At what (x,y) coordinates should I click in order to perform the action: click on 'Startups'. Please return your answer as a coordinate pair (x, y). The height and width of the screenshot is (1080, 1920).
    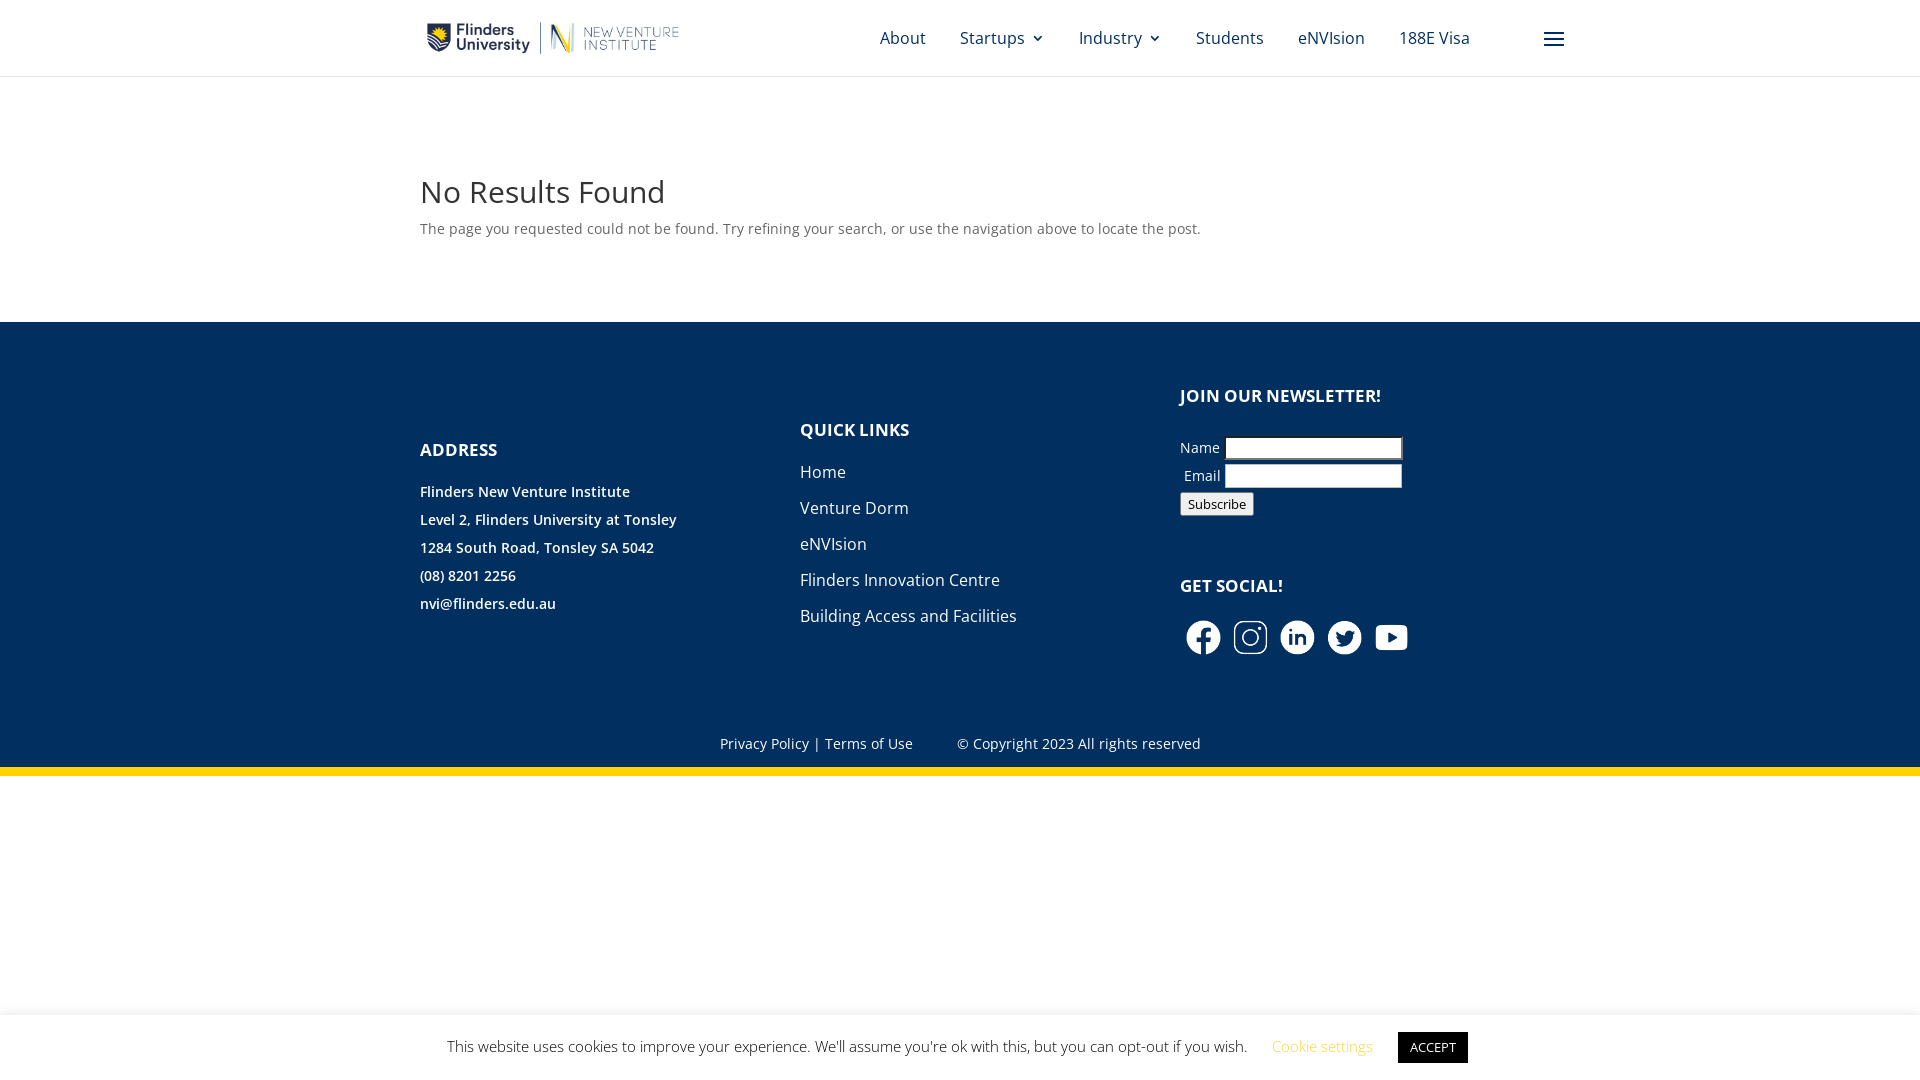
    Looking at the image, I should click on (960, 38).